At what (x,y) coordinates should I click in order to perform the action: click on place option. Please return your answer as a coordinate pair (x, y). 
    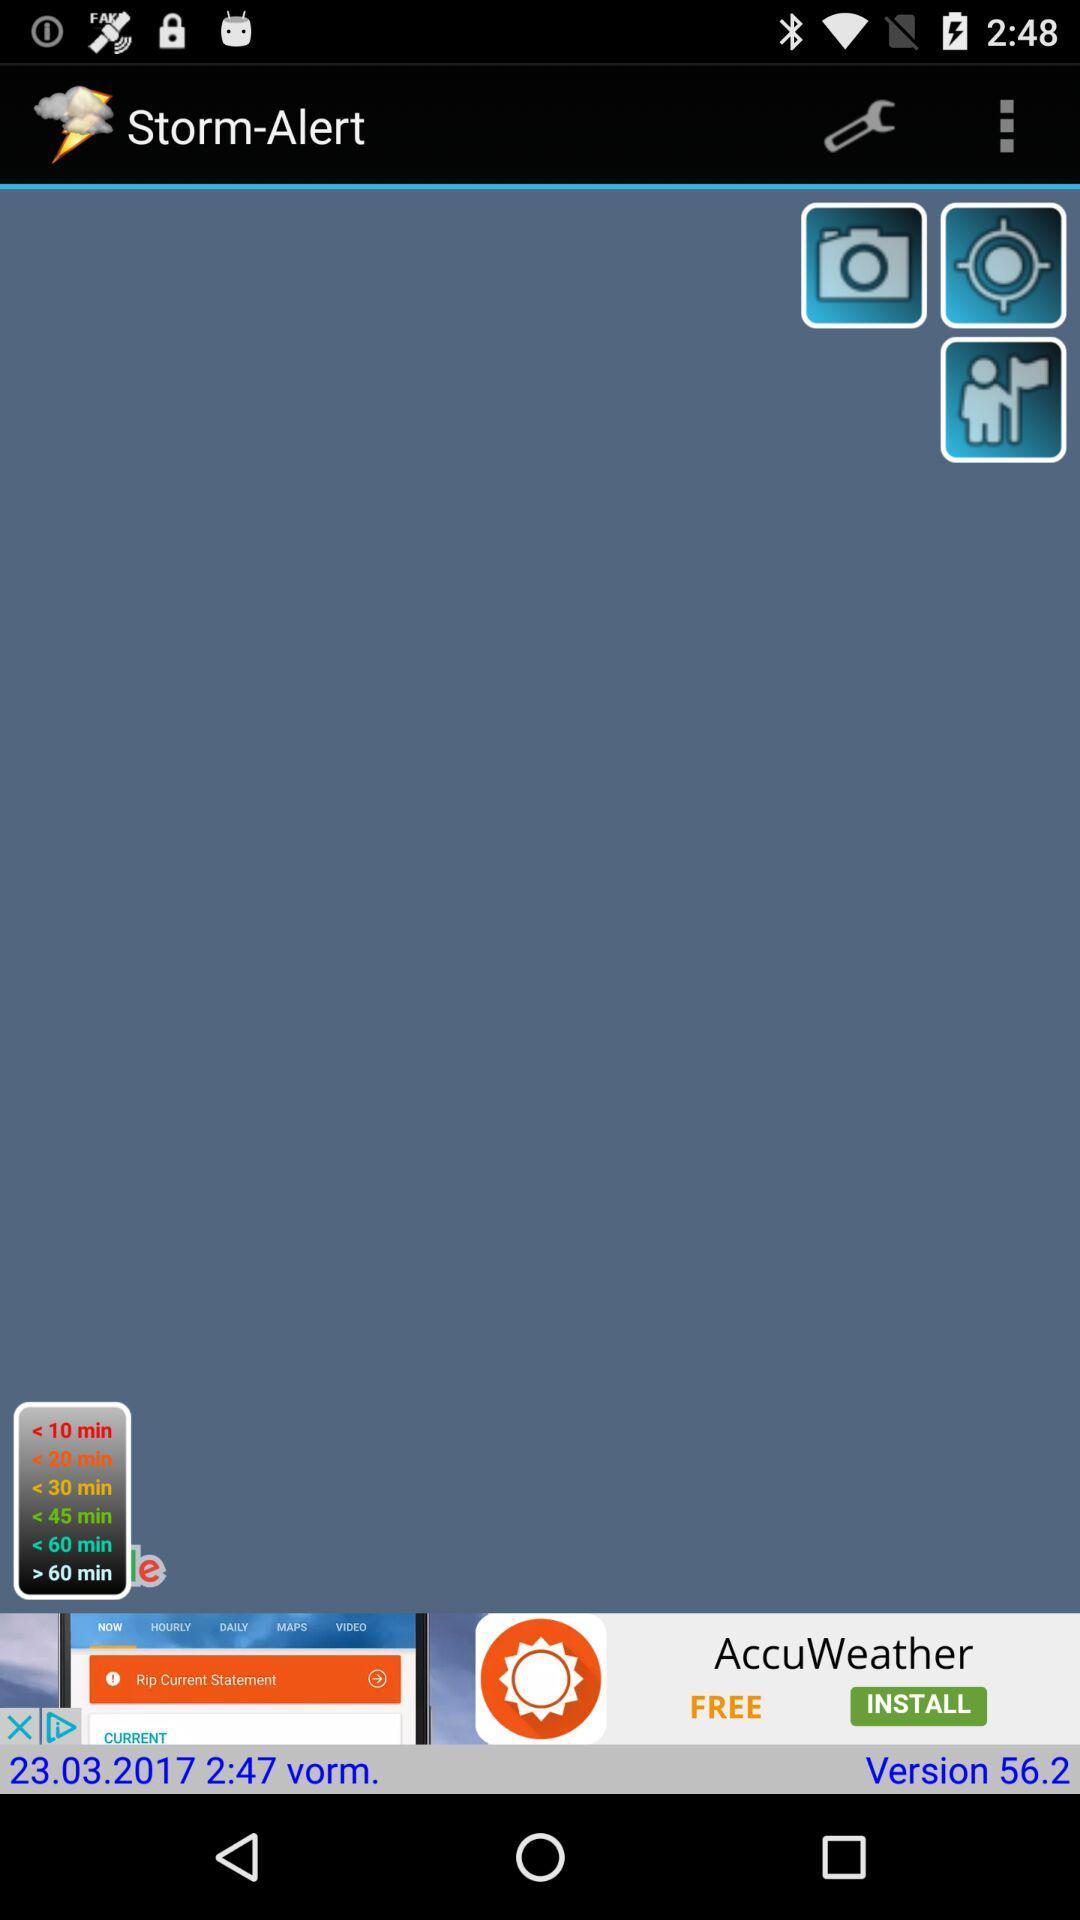
    Looking at the image, I should click on (1003, 399).